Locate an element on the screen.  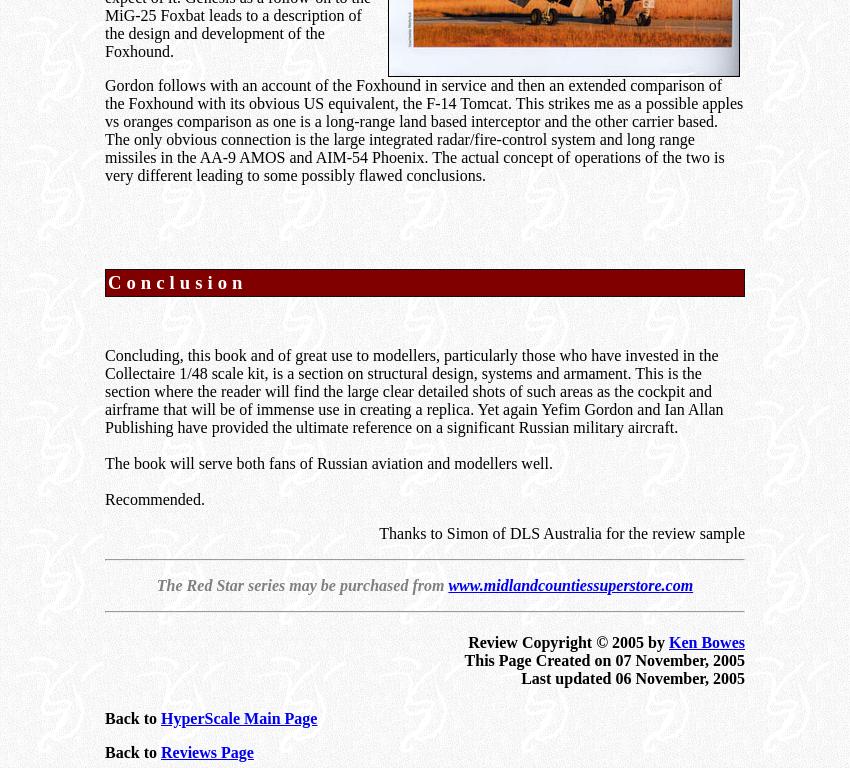
'Thanks to Simon of DLS Australia for the review 
          sample' is located at coordinates (562, 532).